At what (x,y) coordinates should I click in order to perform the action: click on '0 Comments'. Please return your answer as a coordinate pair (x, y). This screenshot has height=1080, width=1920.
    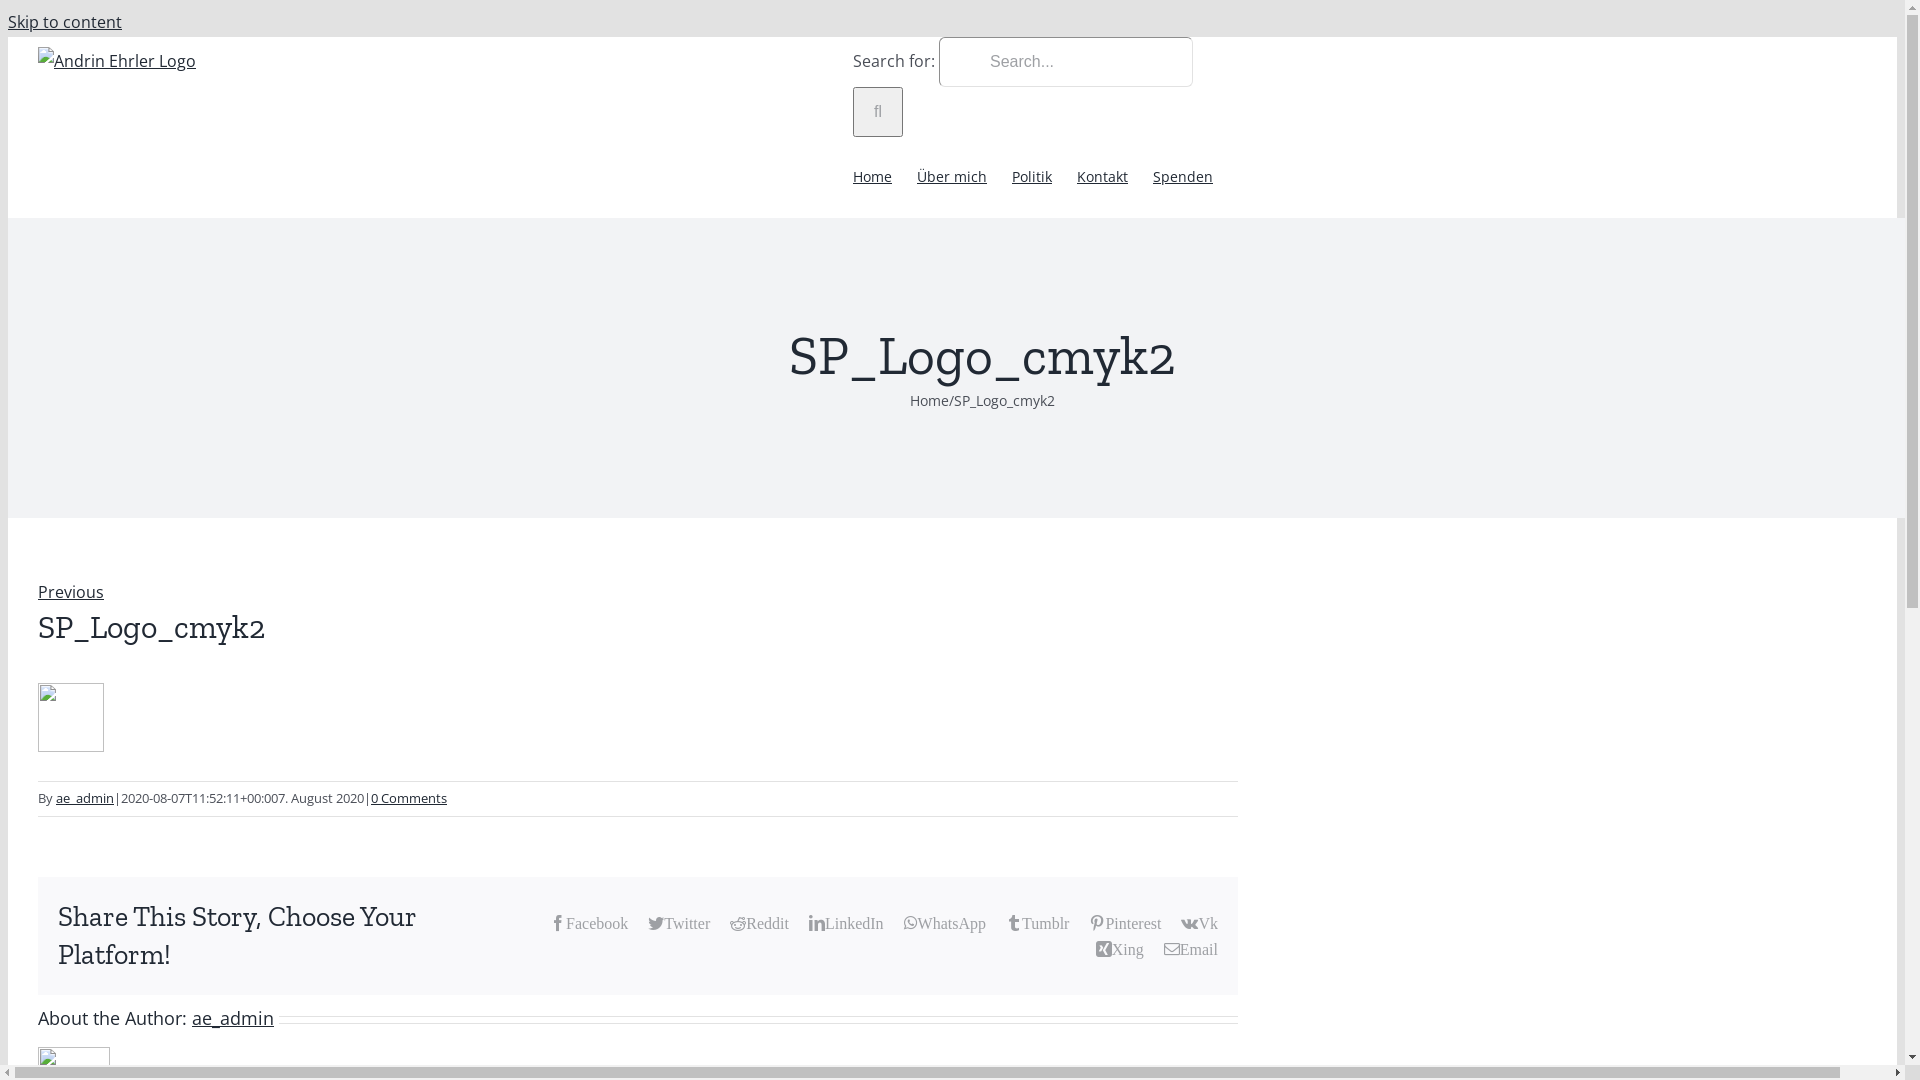
    Looking at the image, I should click on (370, 797).